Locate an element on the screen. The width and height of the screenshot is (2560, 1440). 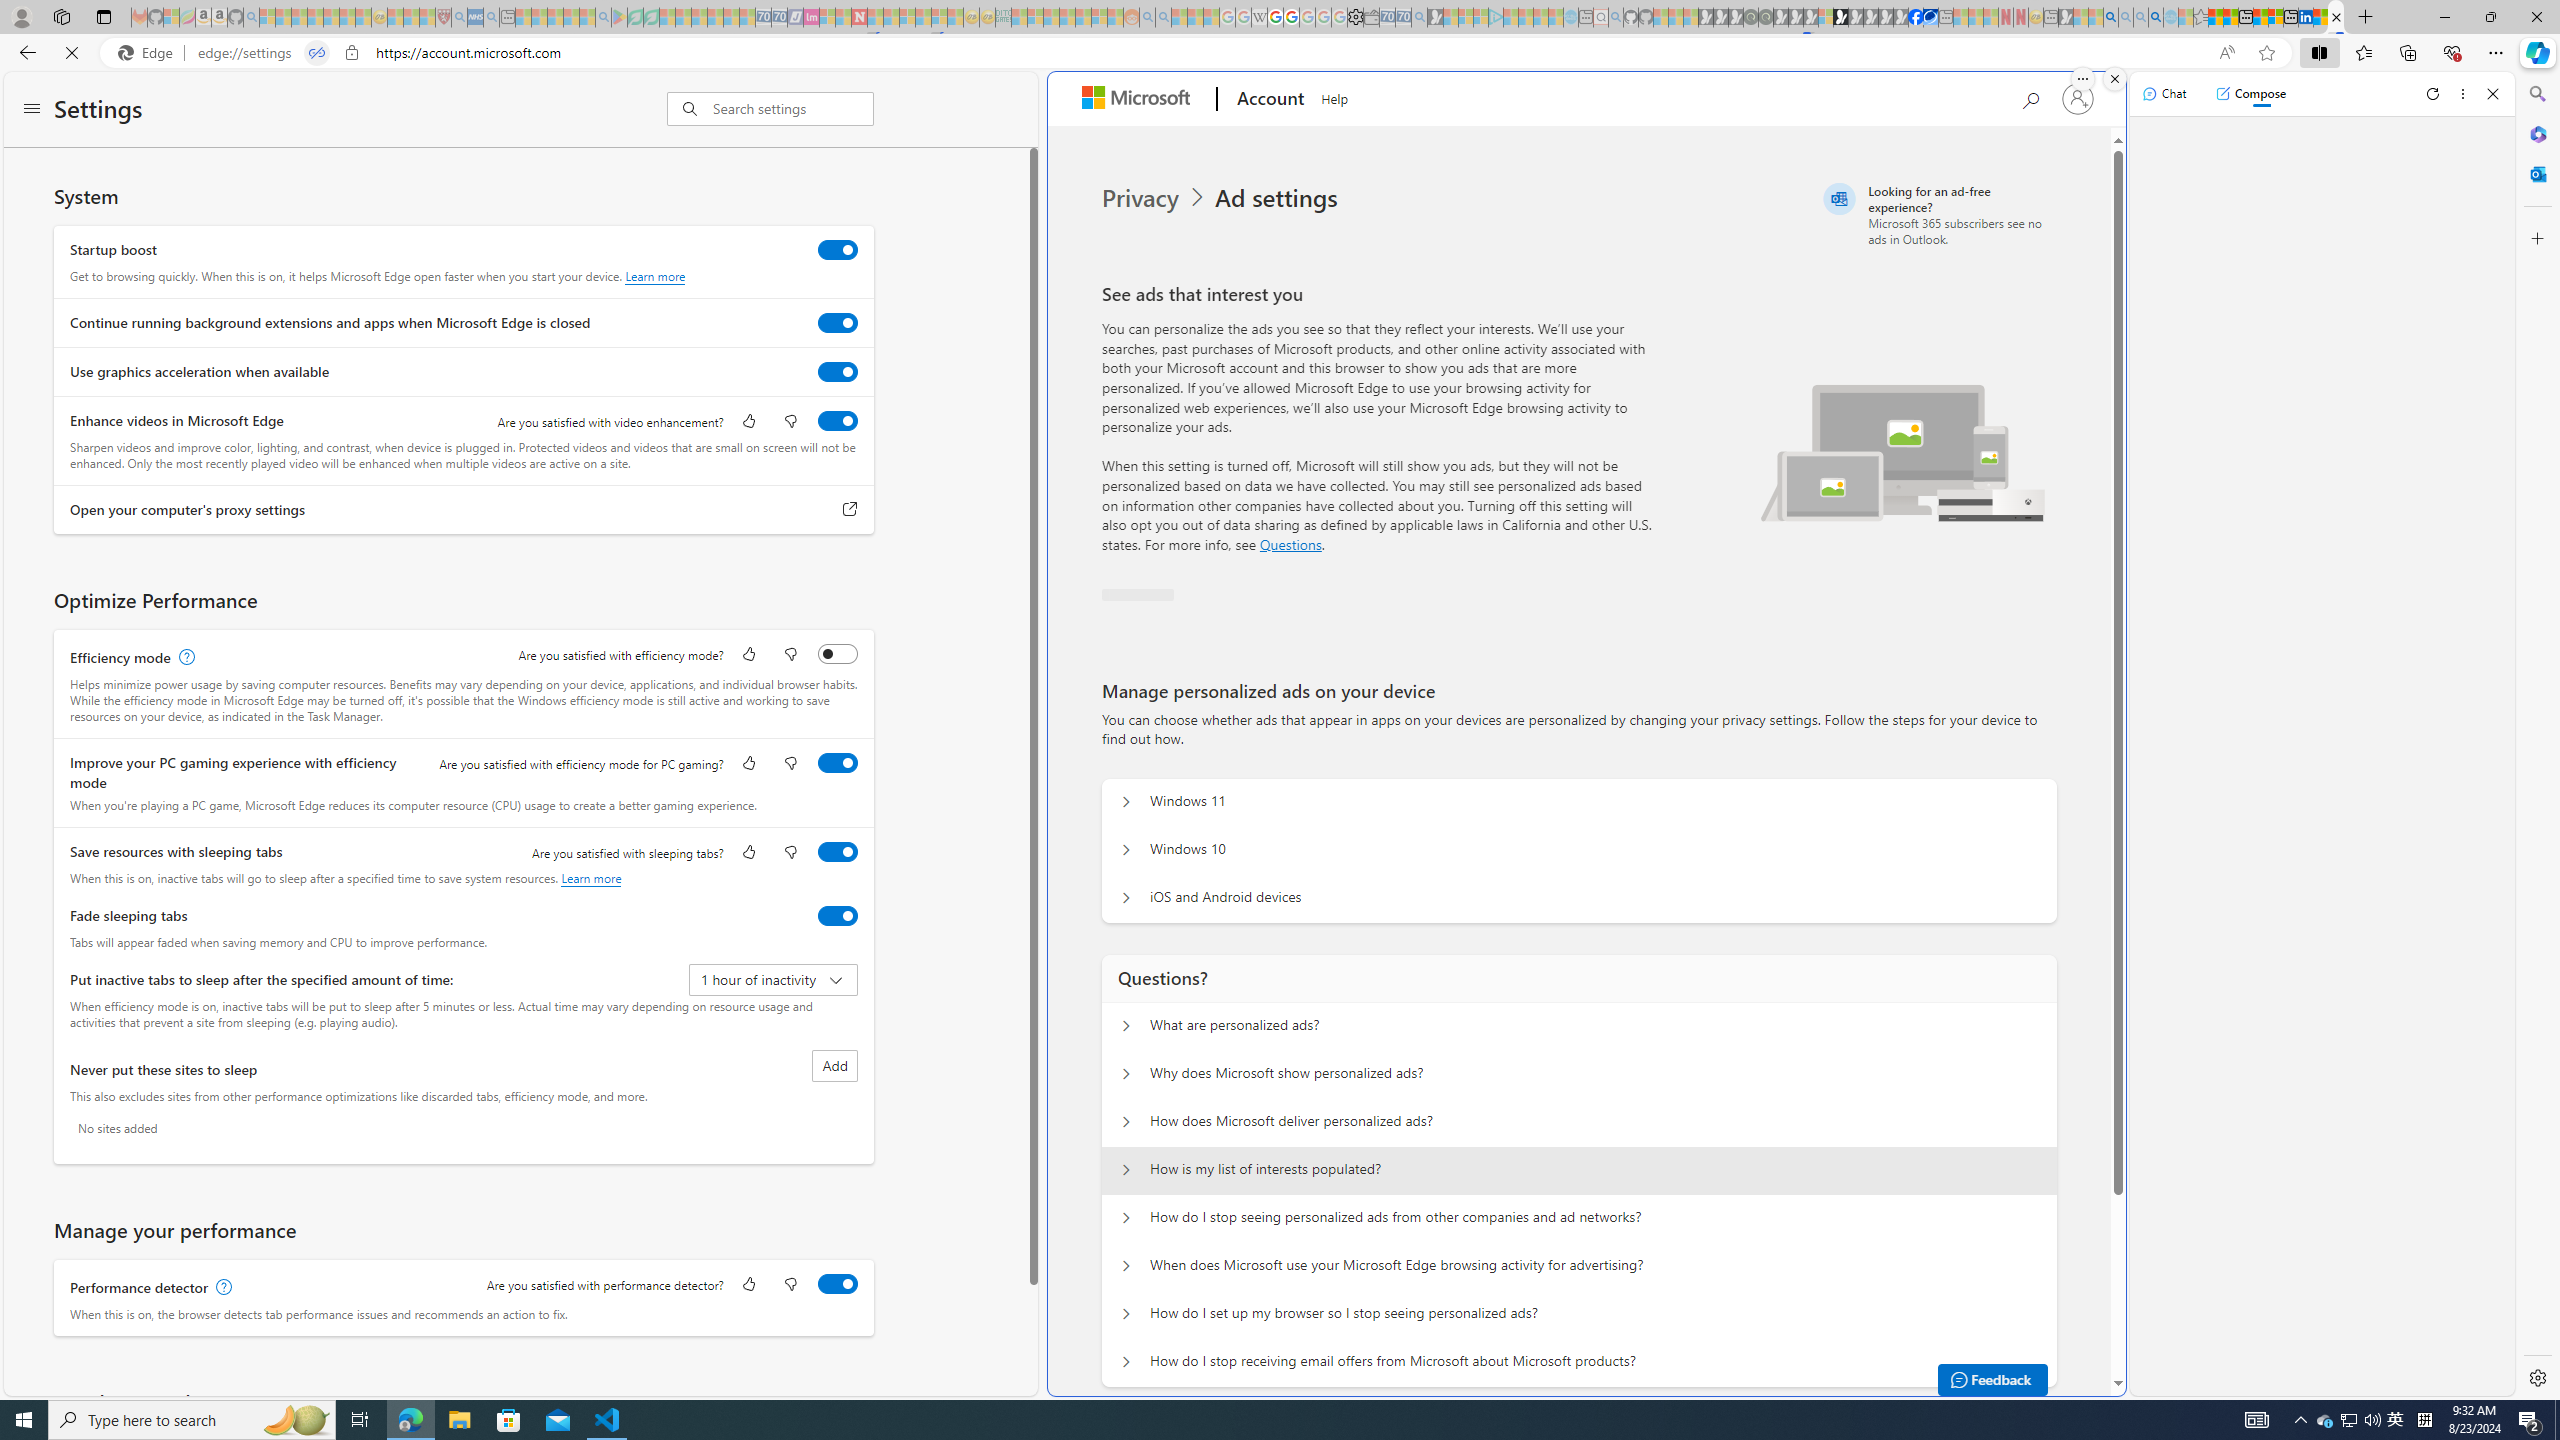
'Compose' is located at coordinates (2250, 92).